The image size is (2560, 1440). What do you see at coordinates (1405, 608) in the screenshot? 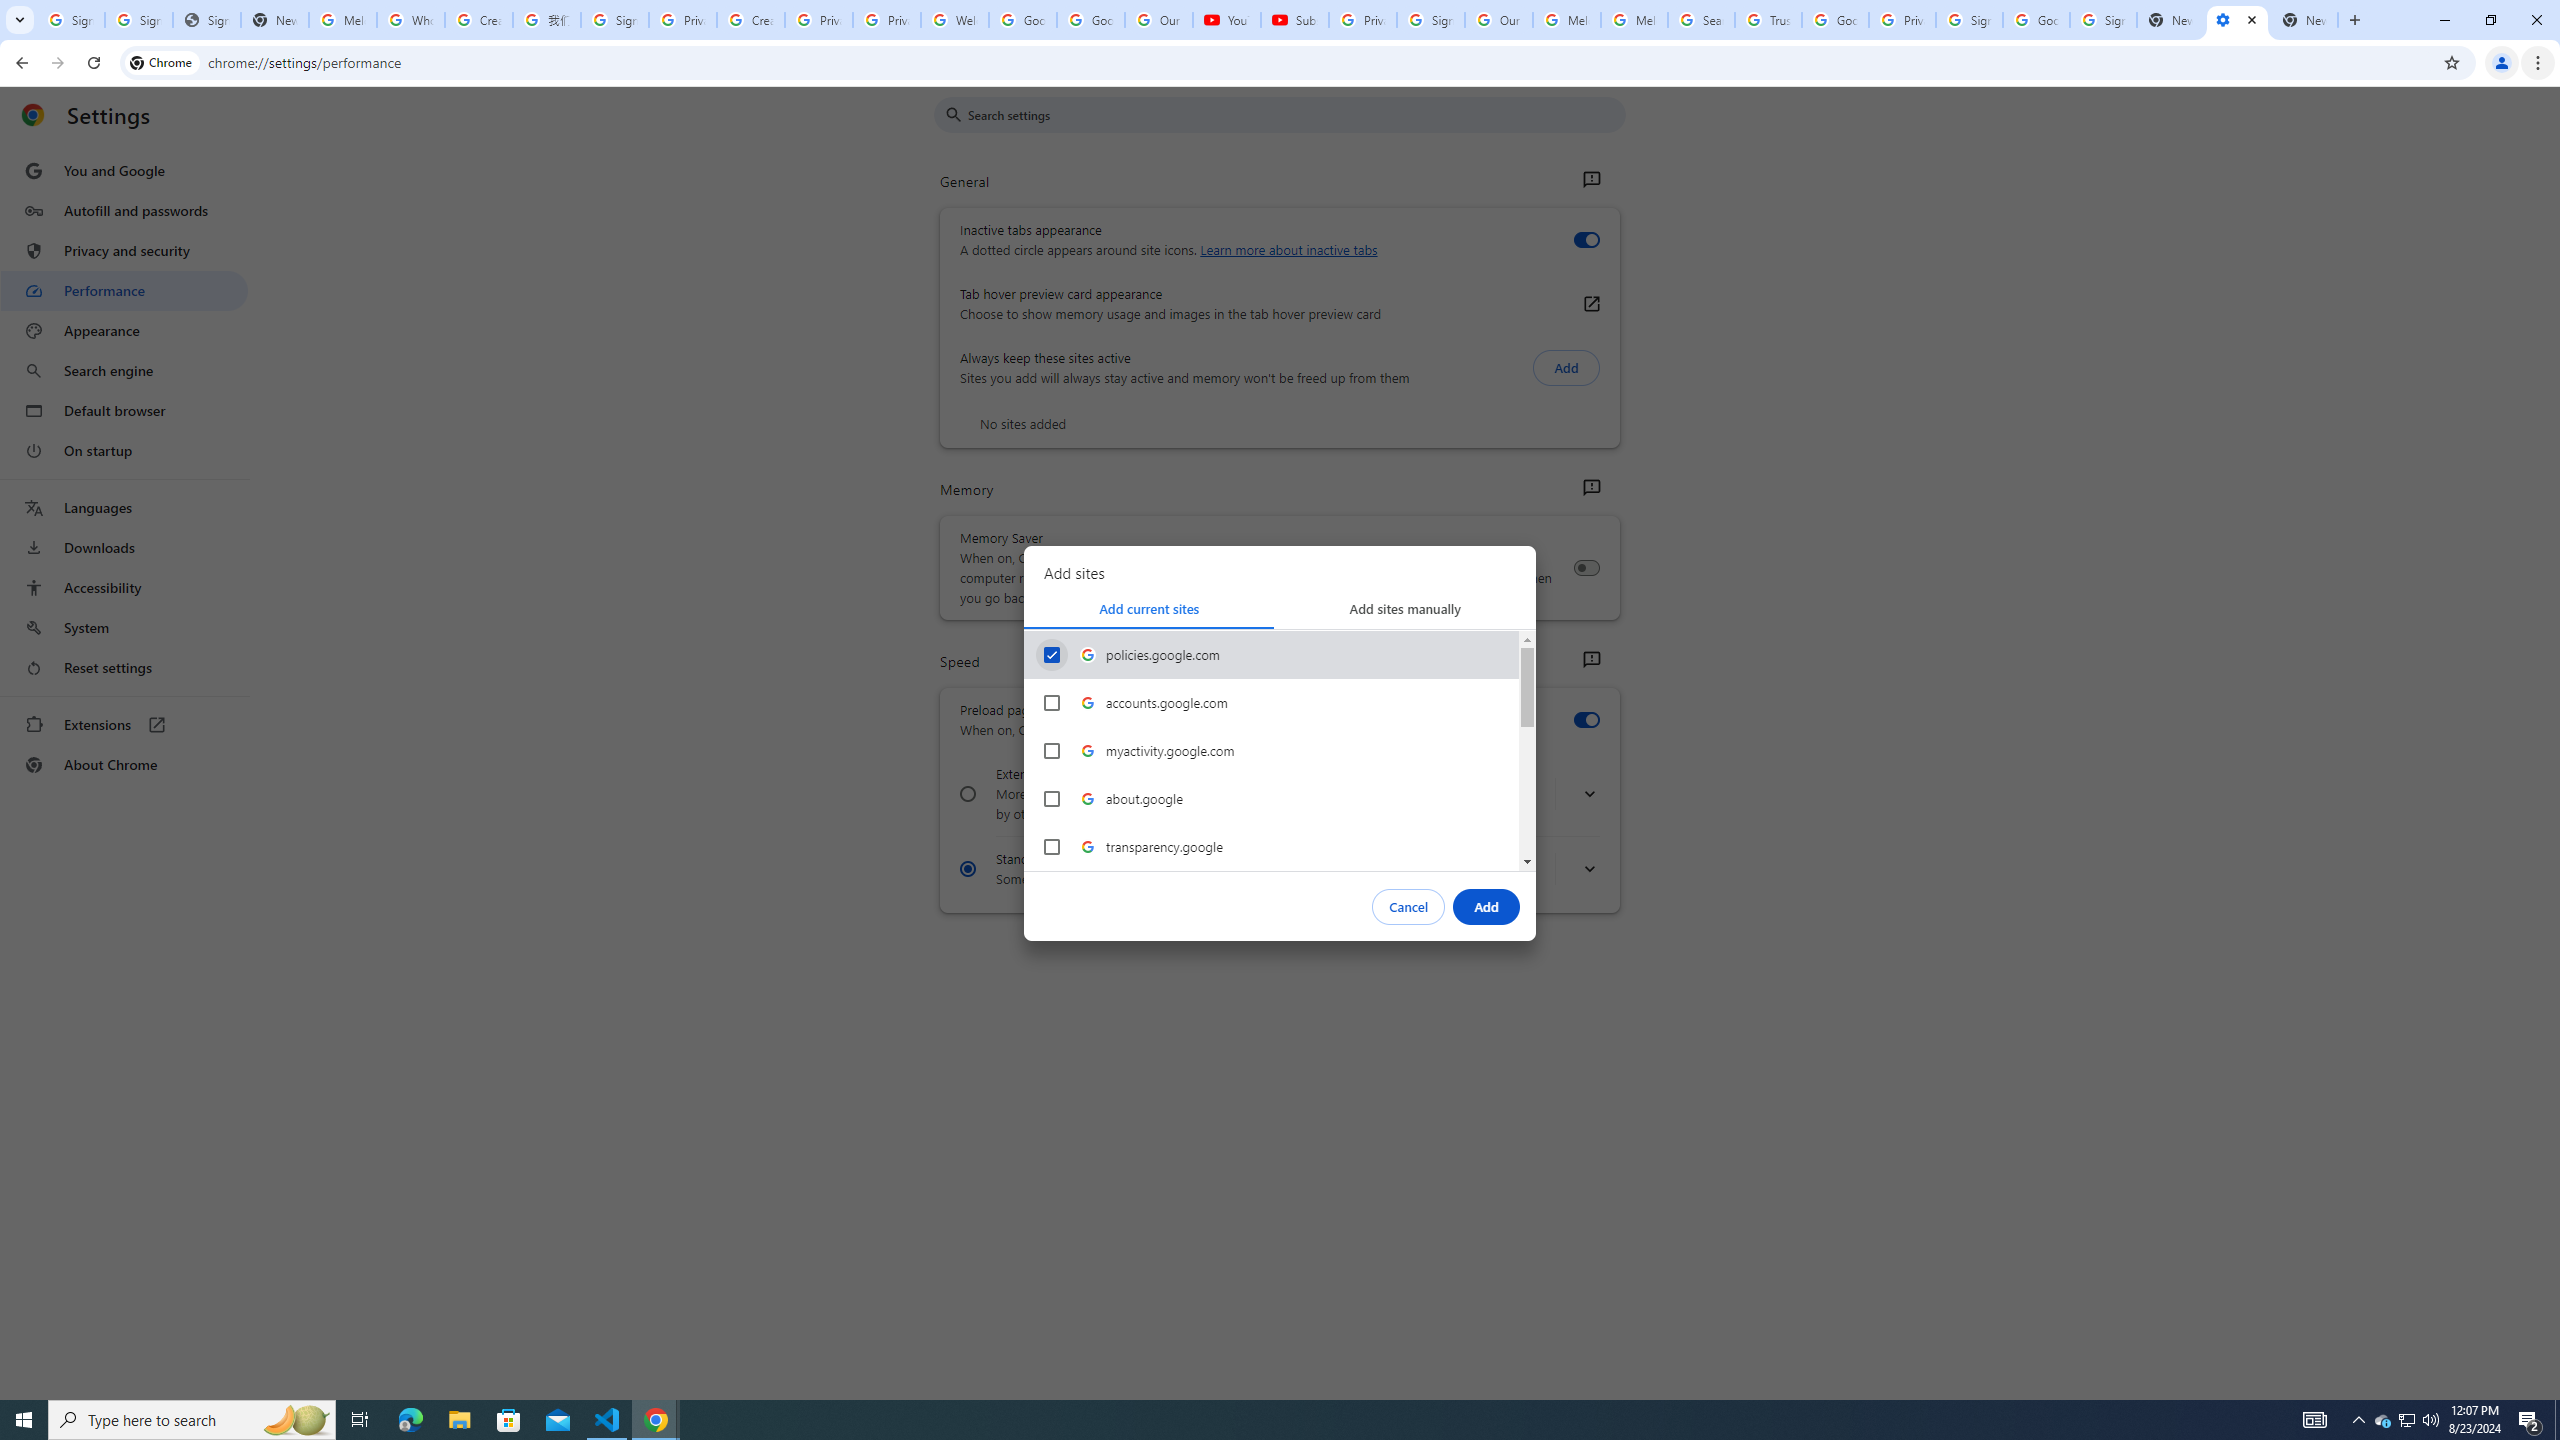
I see `'Add sites manually'` at bounding box center [1405, 608].